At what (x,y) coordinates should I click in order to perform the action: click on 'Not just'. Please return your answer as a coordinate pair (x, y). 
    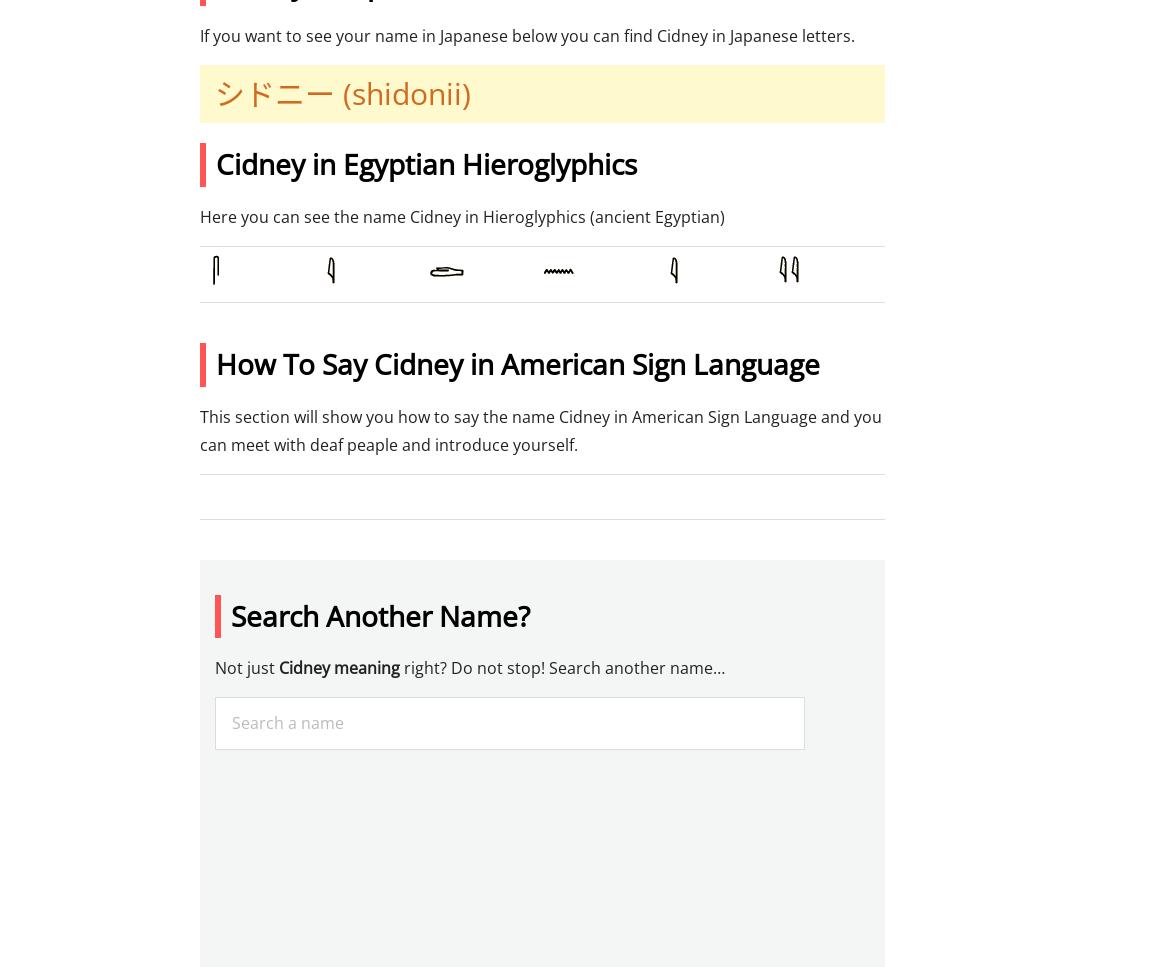
    Looking at the image, I should click on (214, 667).